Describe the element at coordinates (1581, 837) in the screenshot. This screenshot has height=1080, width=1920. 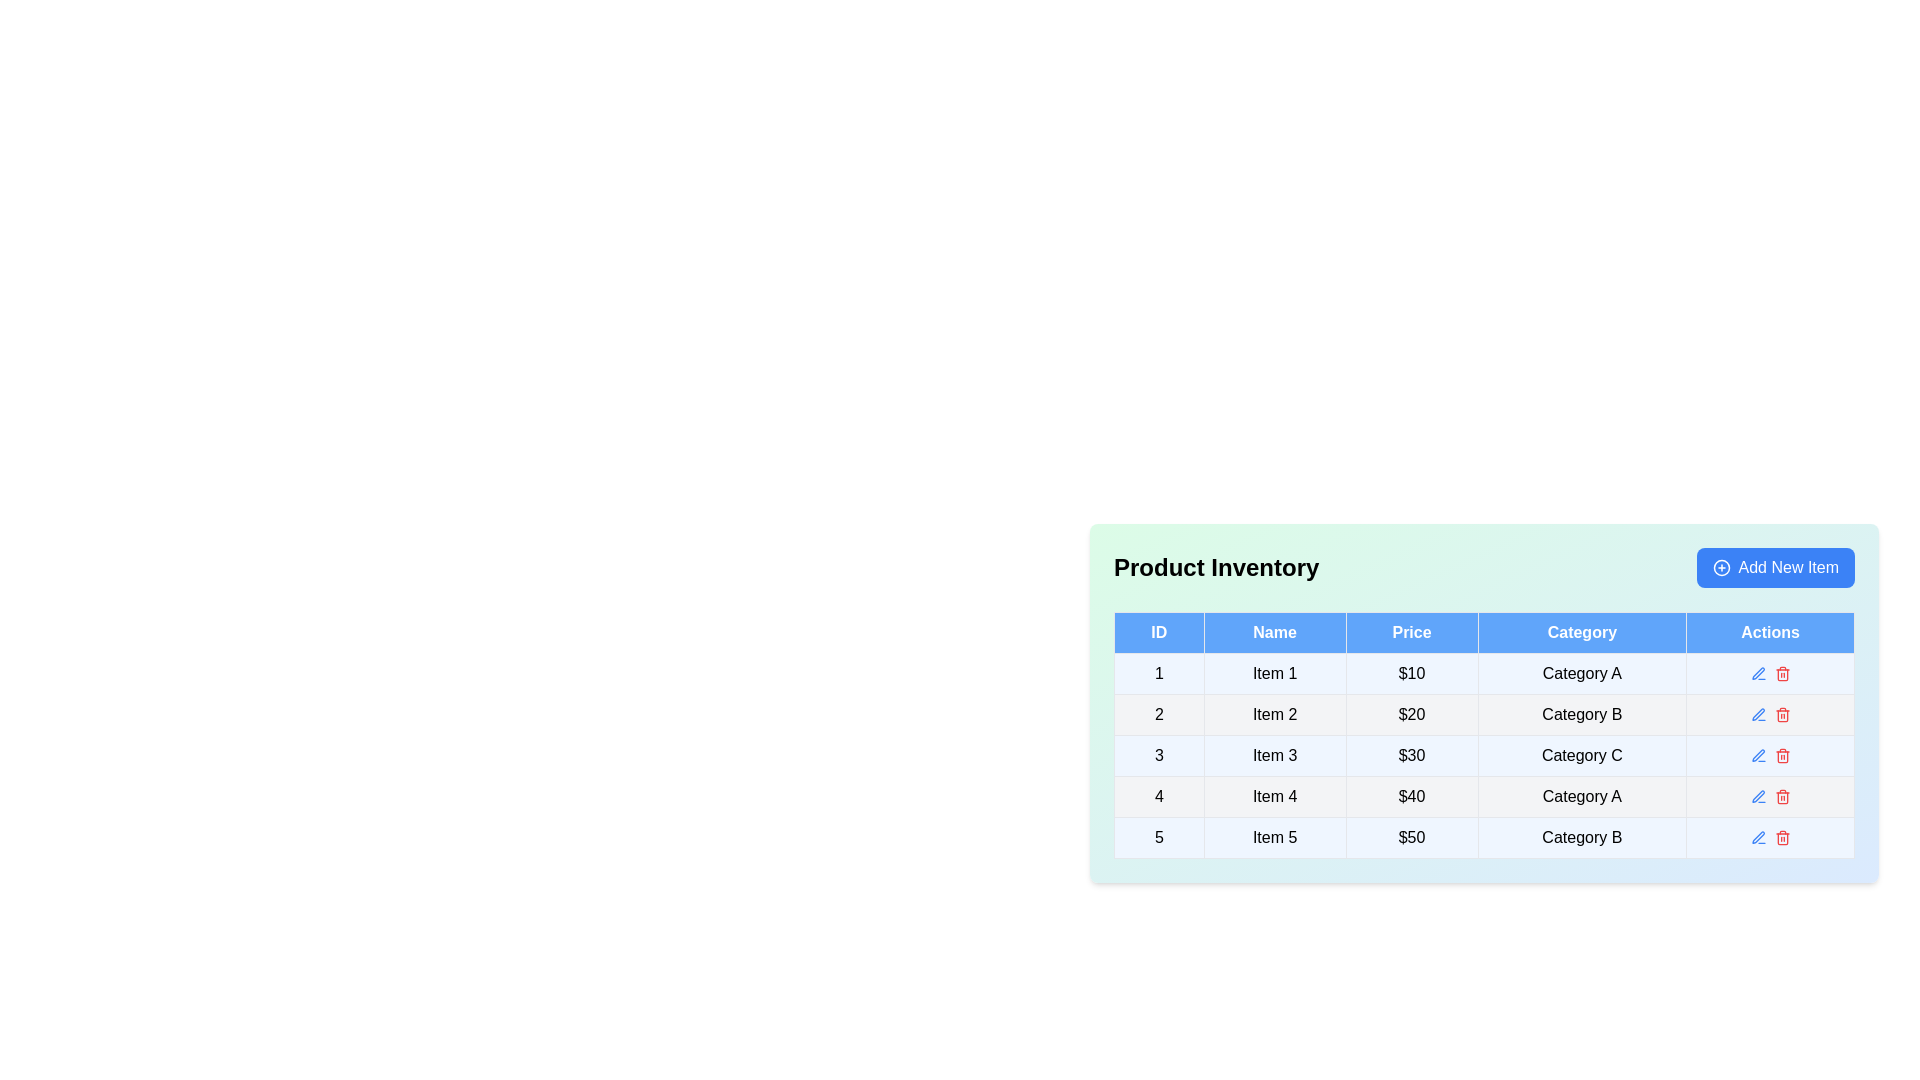
I see `the text cell displaying 'Category B' in the fifth row and fourth cell of the table, which is styled with a border and bold black text` at that location.